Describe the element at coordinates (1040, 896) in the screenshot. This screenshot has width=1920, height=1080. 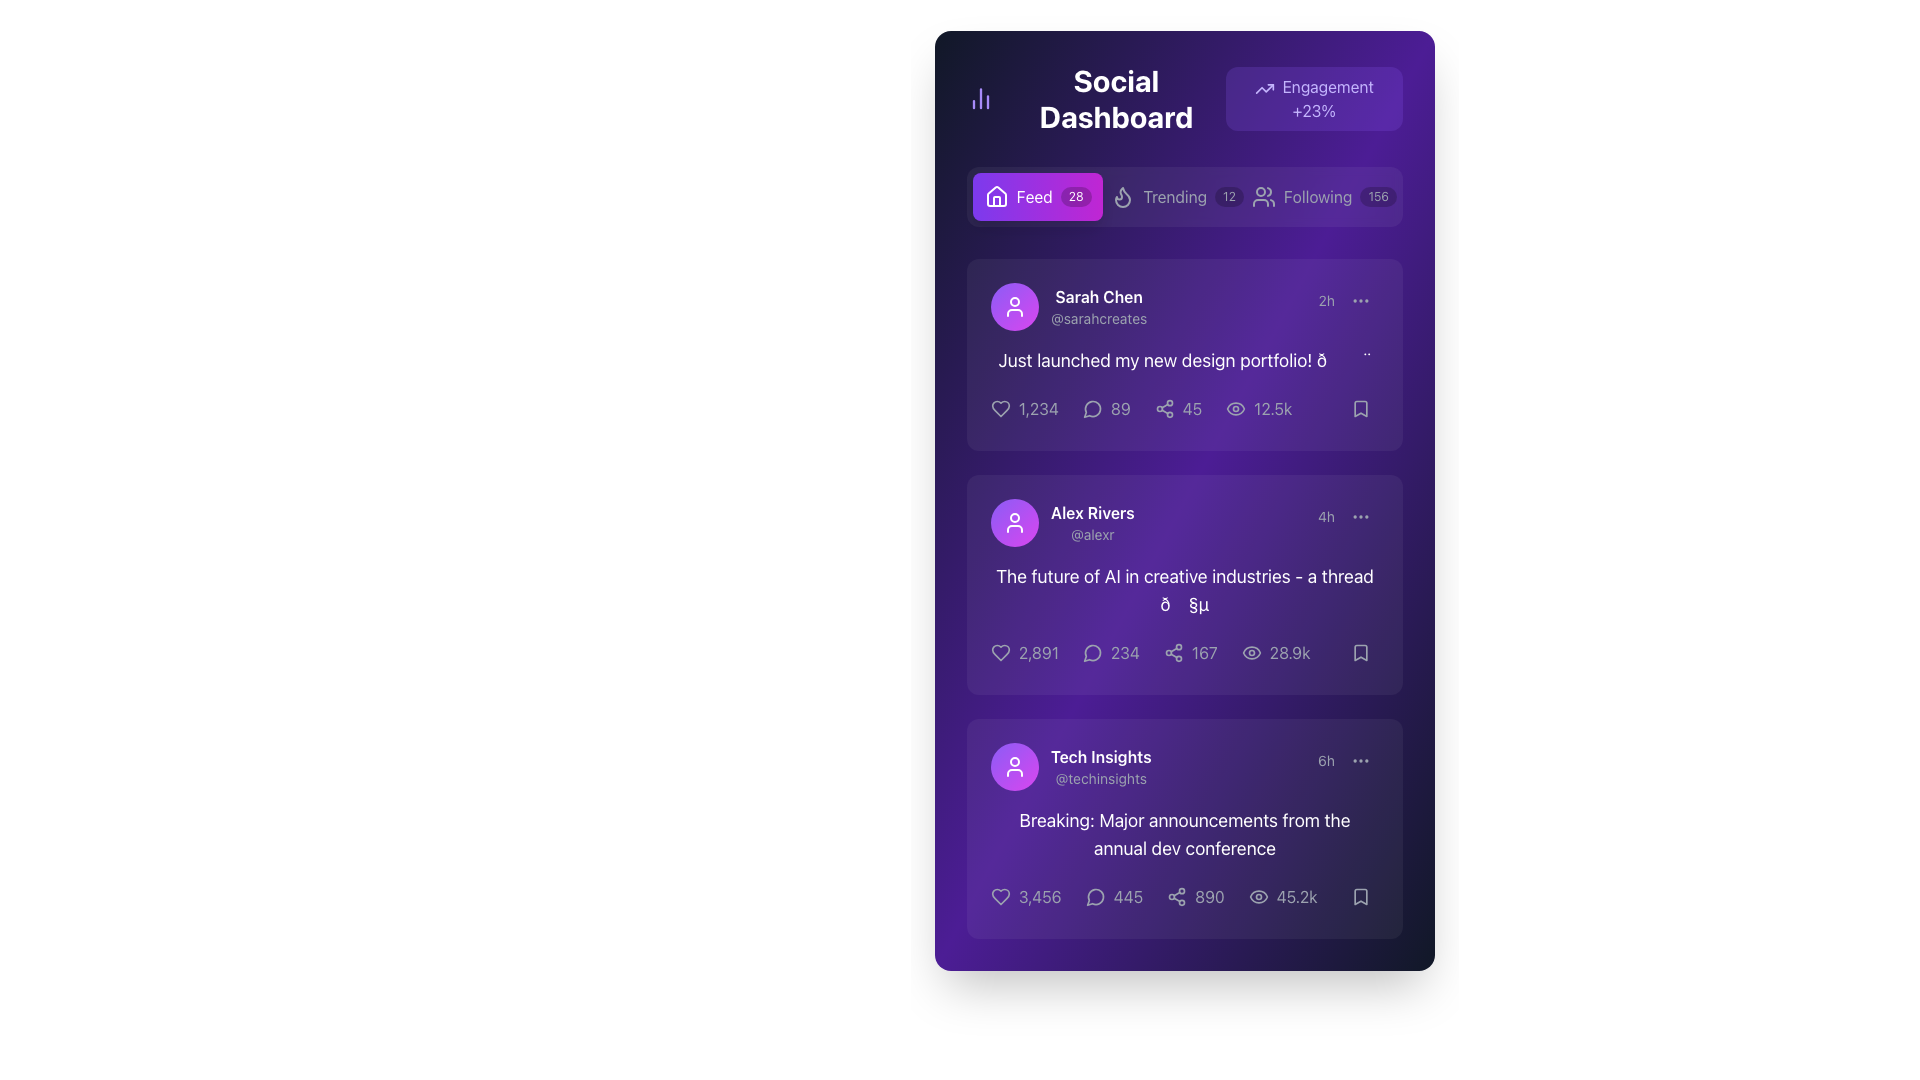
I see `numerical count of engagement associated with the heart icon, which is the first statistic entry in the footer of the content card titled 'Breaking: Major announcements from the annual dev conference' by Tech Insights` at that location.